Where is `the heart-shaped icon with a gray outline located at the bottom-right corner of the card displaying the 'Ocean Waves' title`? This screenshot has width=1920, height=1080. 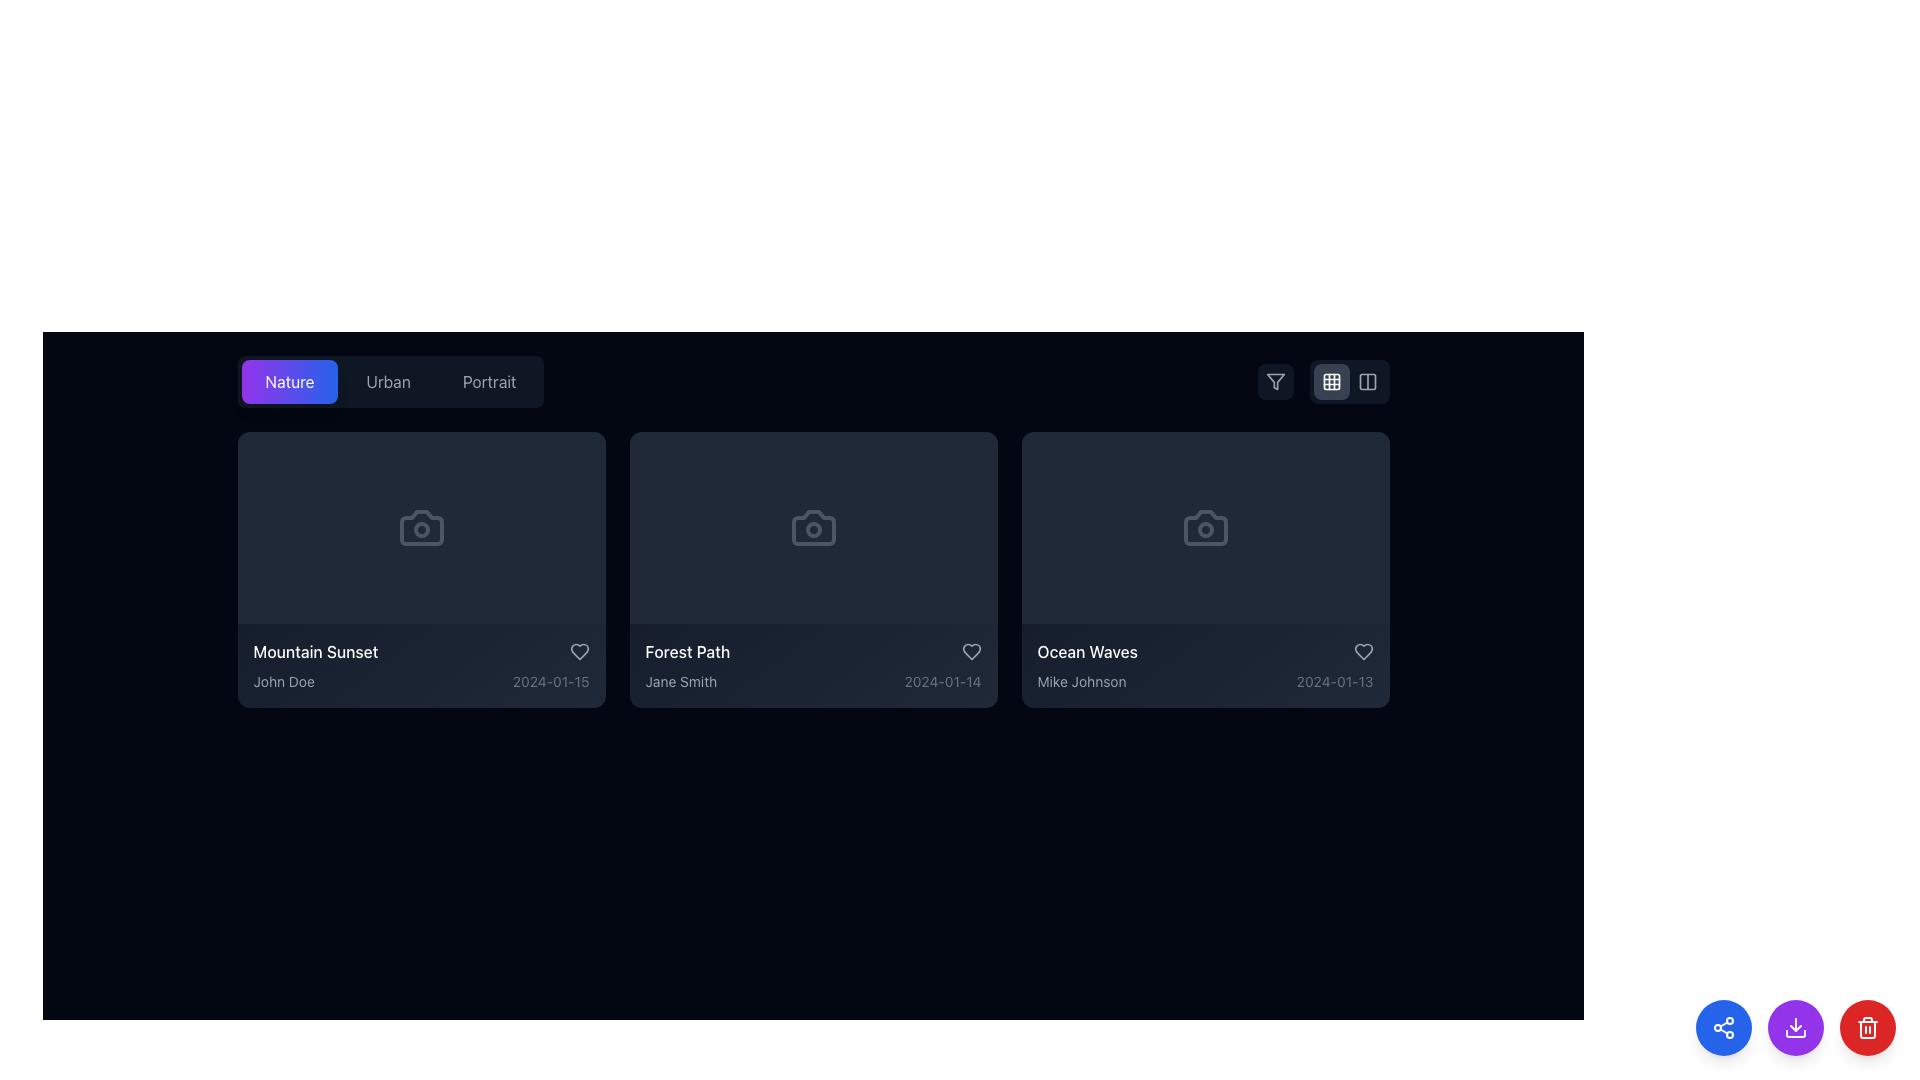 the heart-shaped icon with a gray outline located at the bottom-right corner of the card displaying the 'Ocean Waves' title is located at coordinates (1362, 651).